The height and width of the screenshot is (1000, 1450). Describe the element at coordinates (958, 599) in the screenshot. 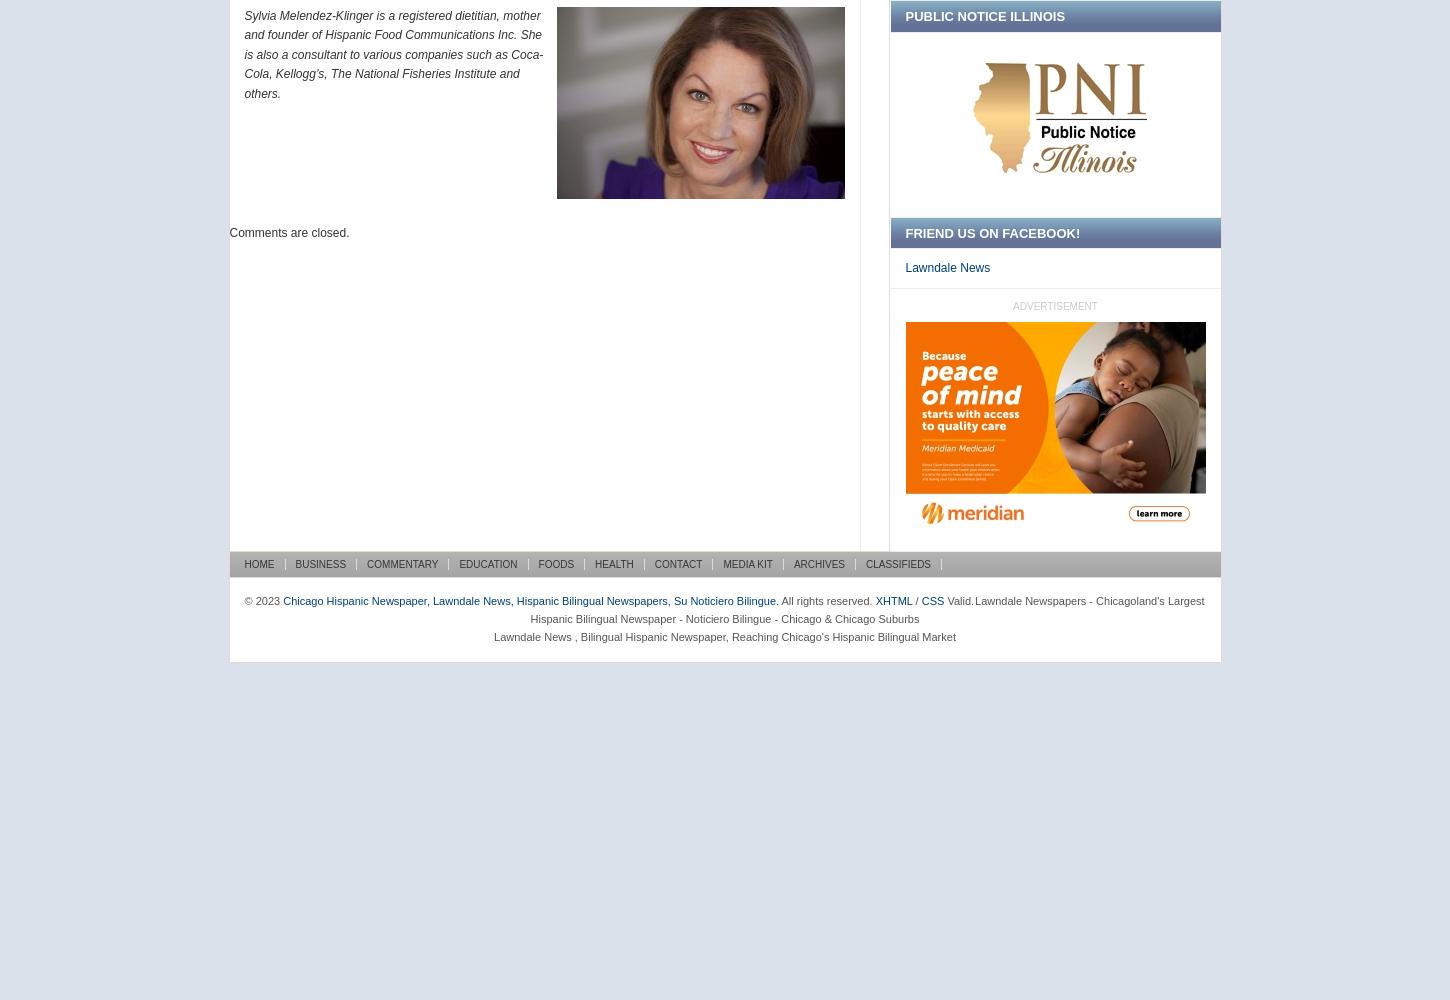

I see `'Valid.'` at that location.